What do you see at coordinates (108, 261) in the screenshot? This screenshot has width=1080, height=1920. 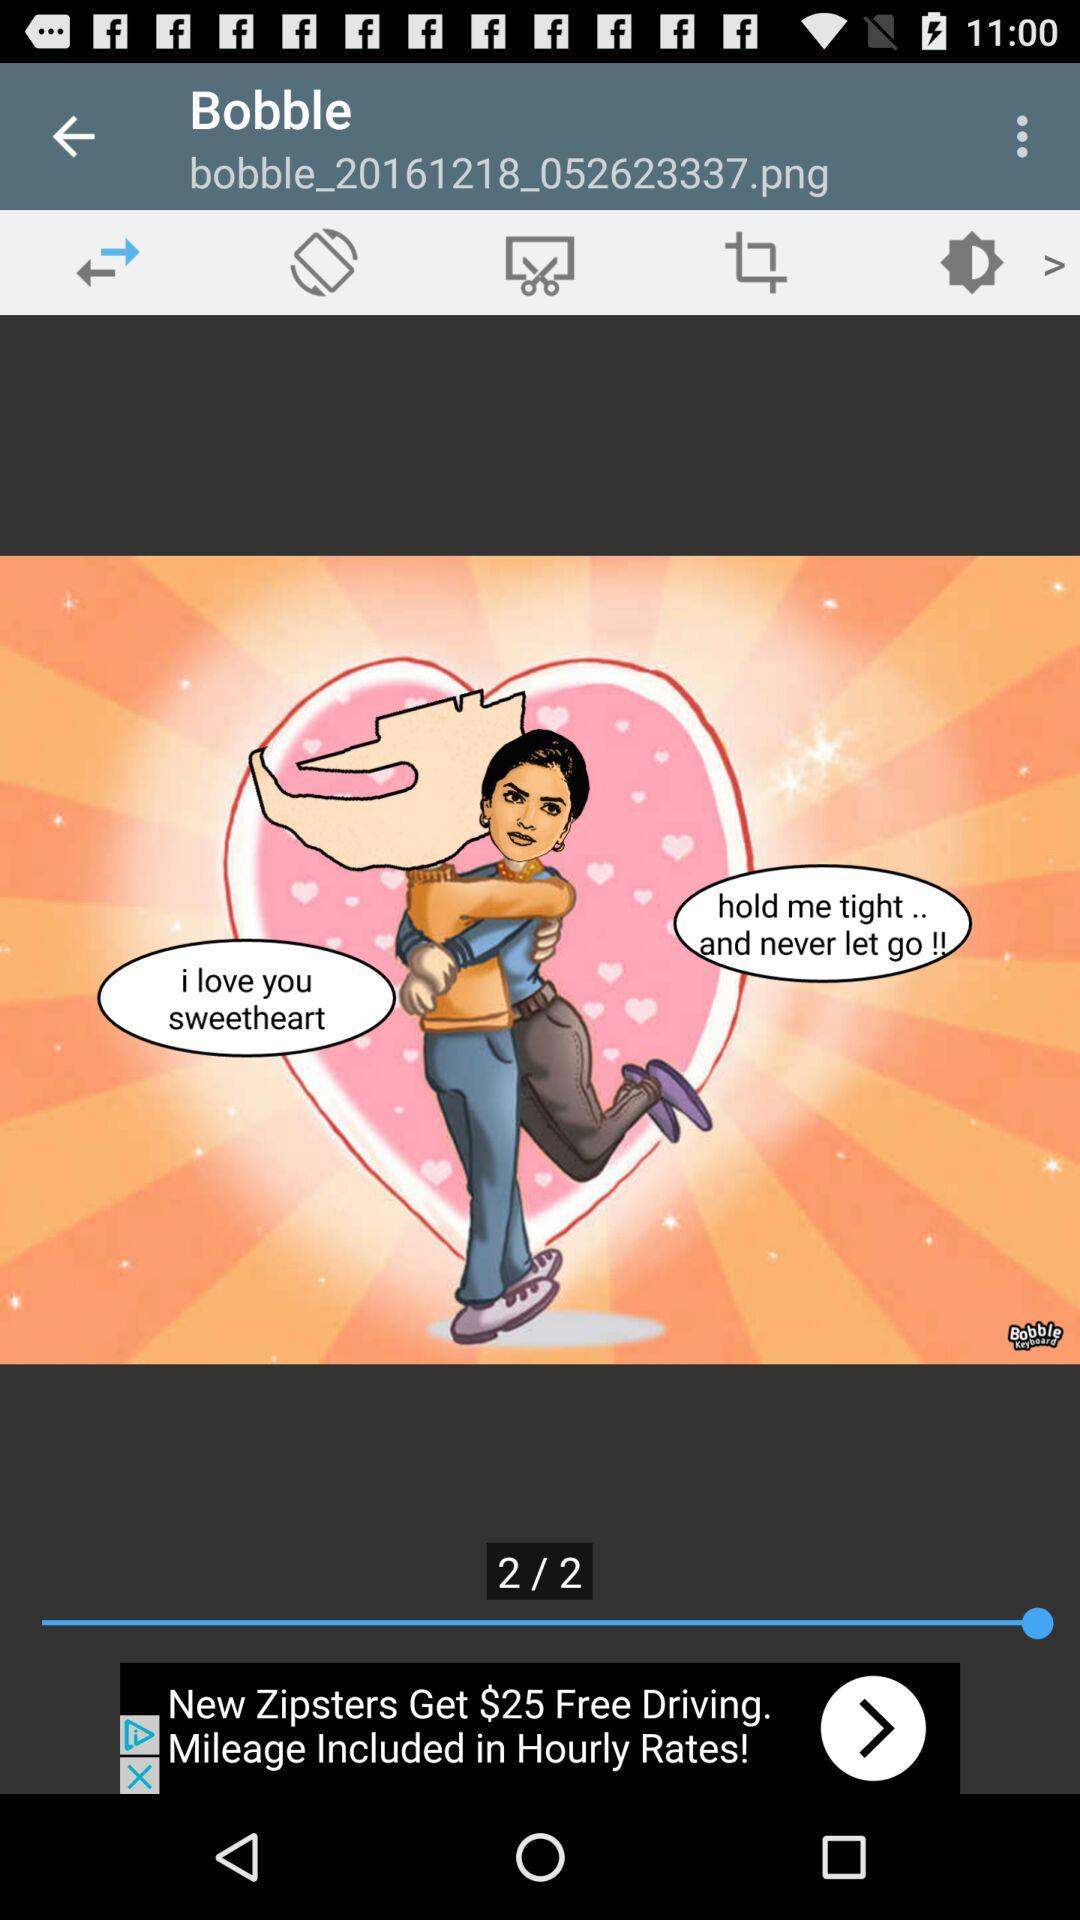 I see `go back` at bounding box center [108, 261].